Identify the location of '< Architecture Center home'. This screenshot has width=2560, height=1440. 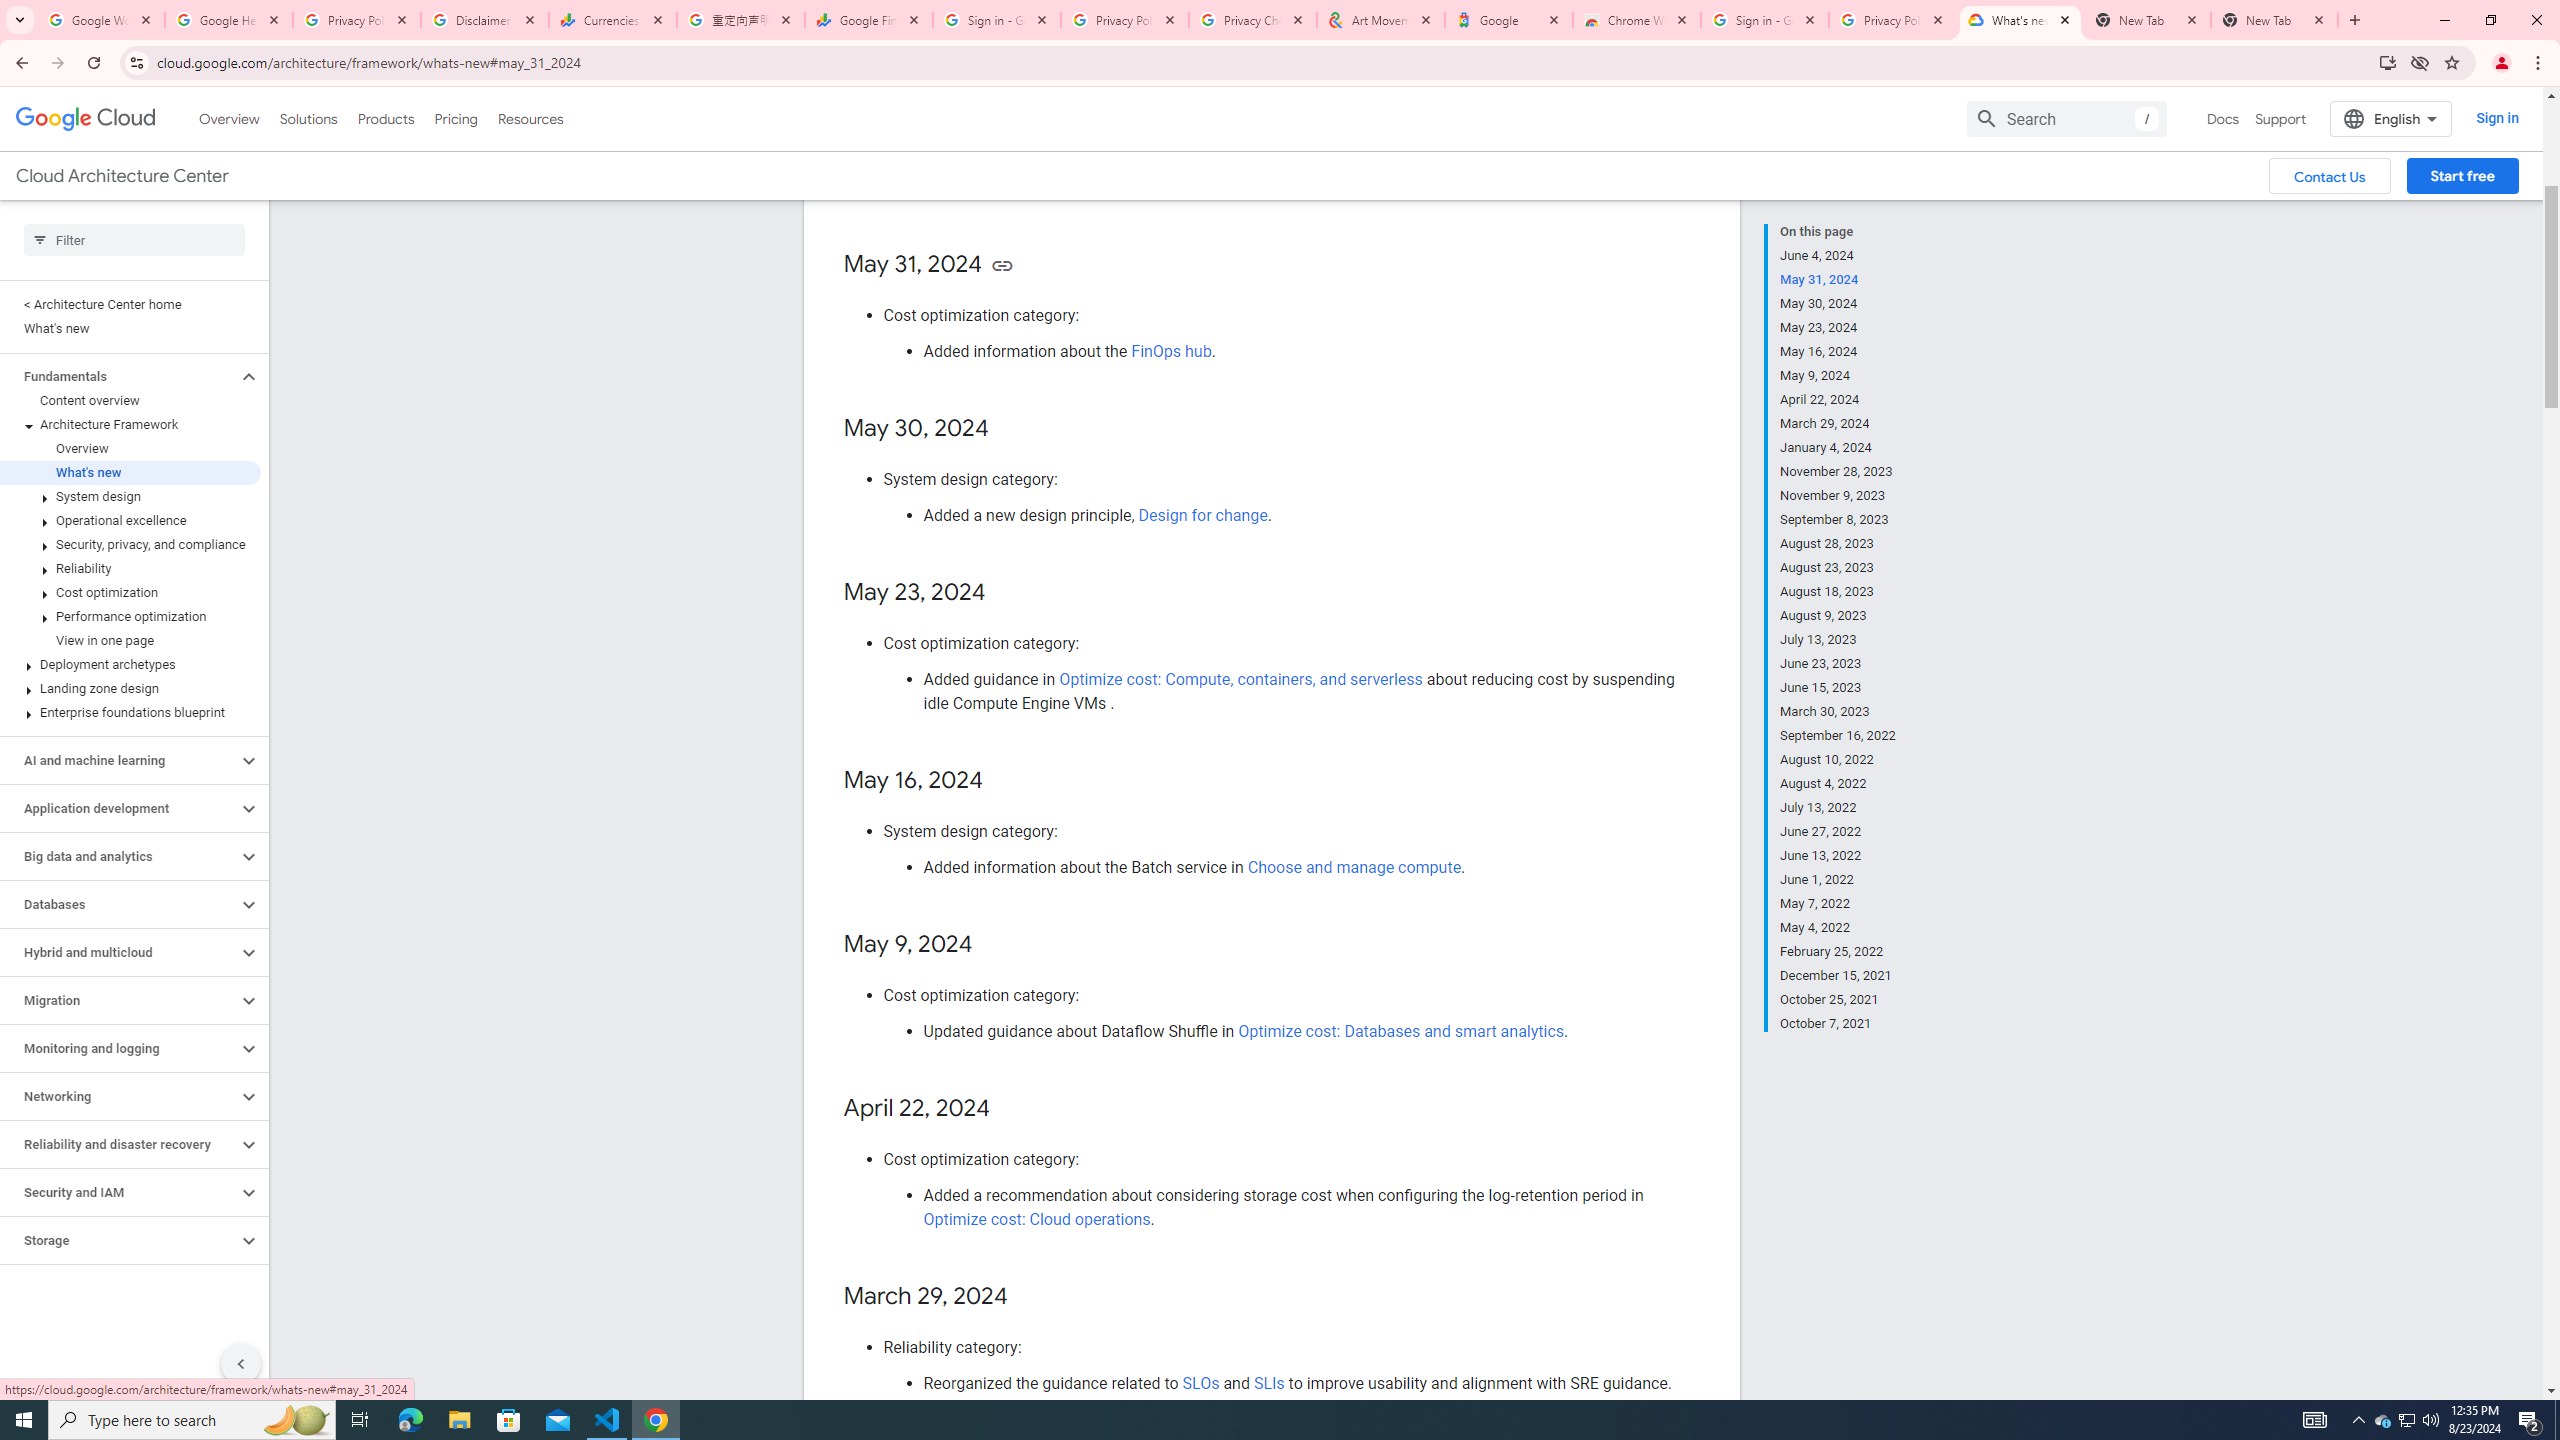
(130, 303).